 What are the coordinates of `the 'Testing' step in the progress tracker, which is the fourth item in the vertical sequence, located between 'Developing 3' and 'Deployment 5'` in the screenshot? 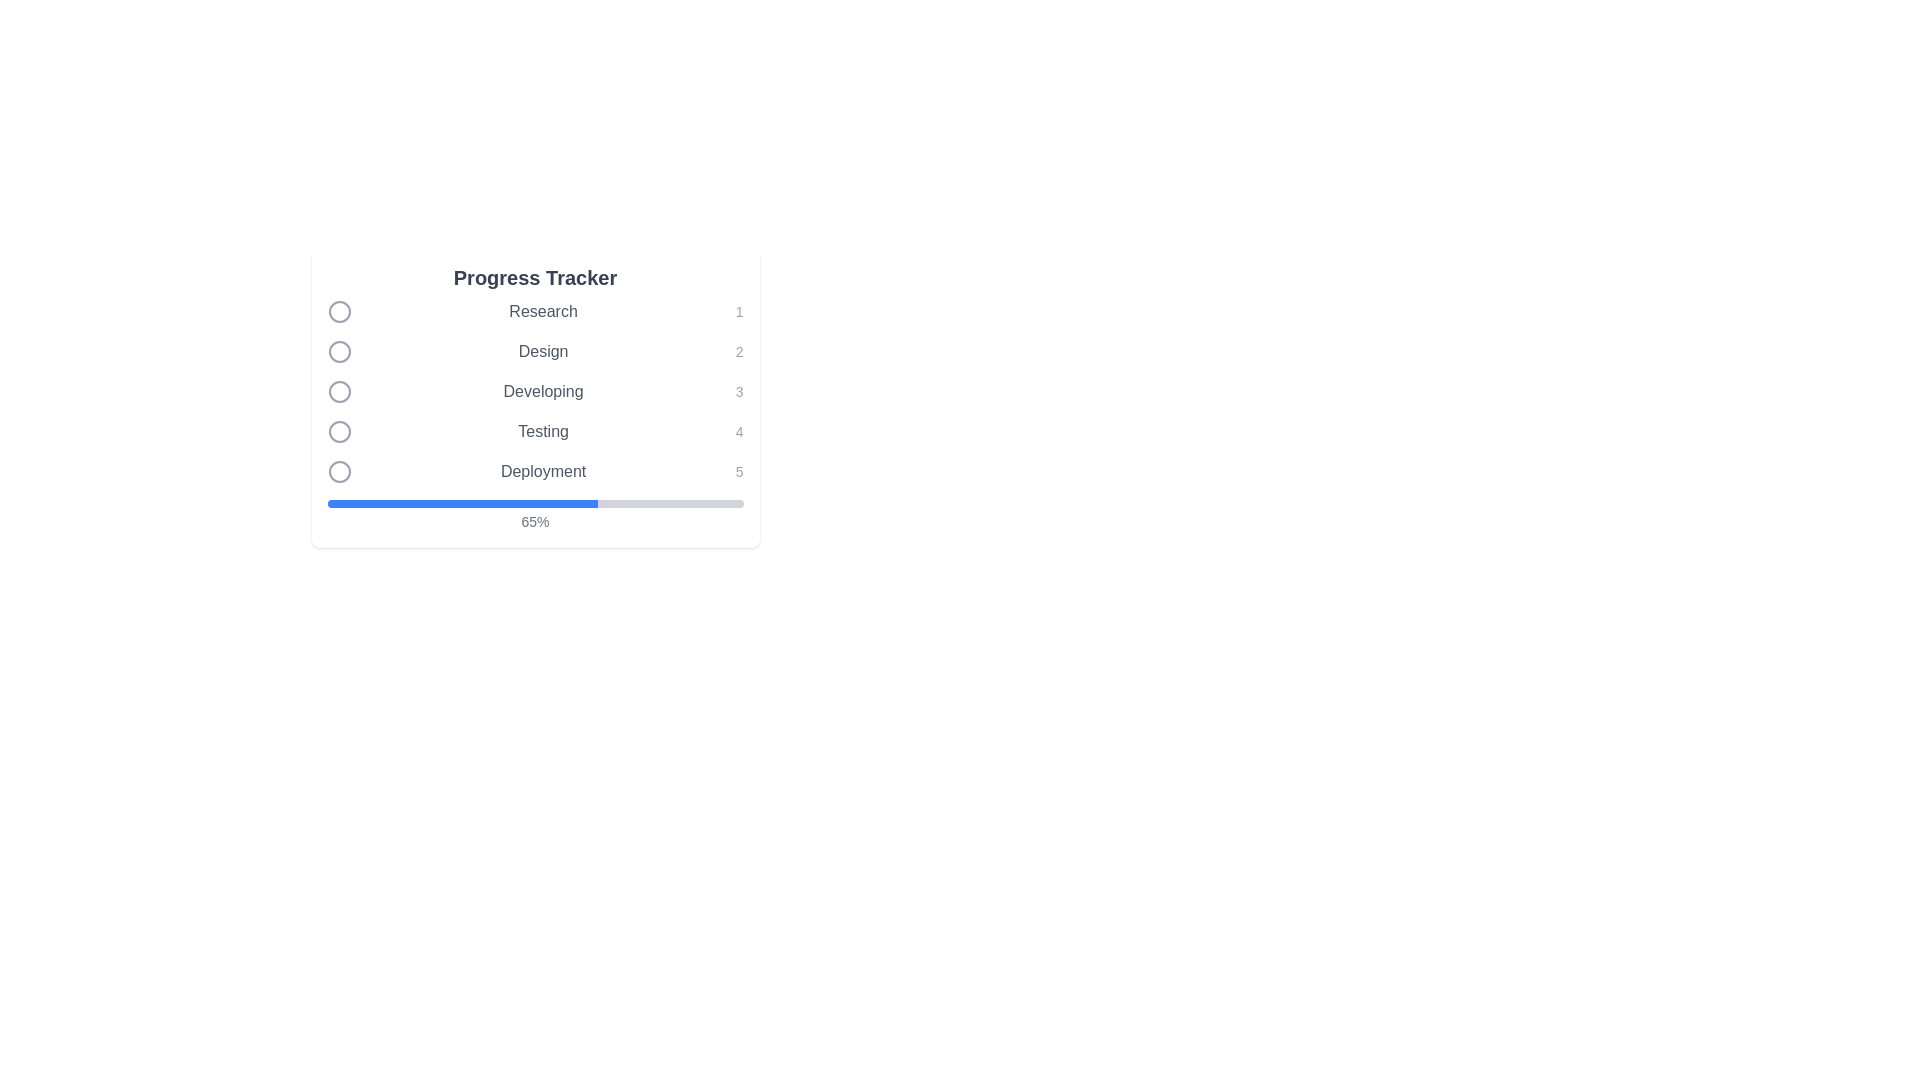 It's located at (535, 431).